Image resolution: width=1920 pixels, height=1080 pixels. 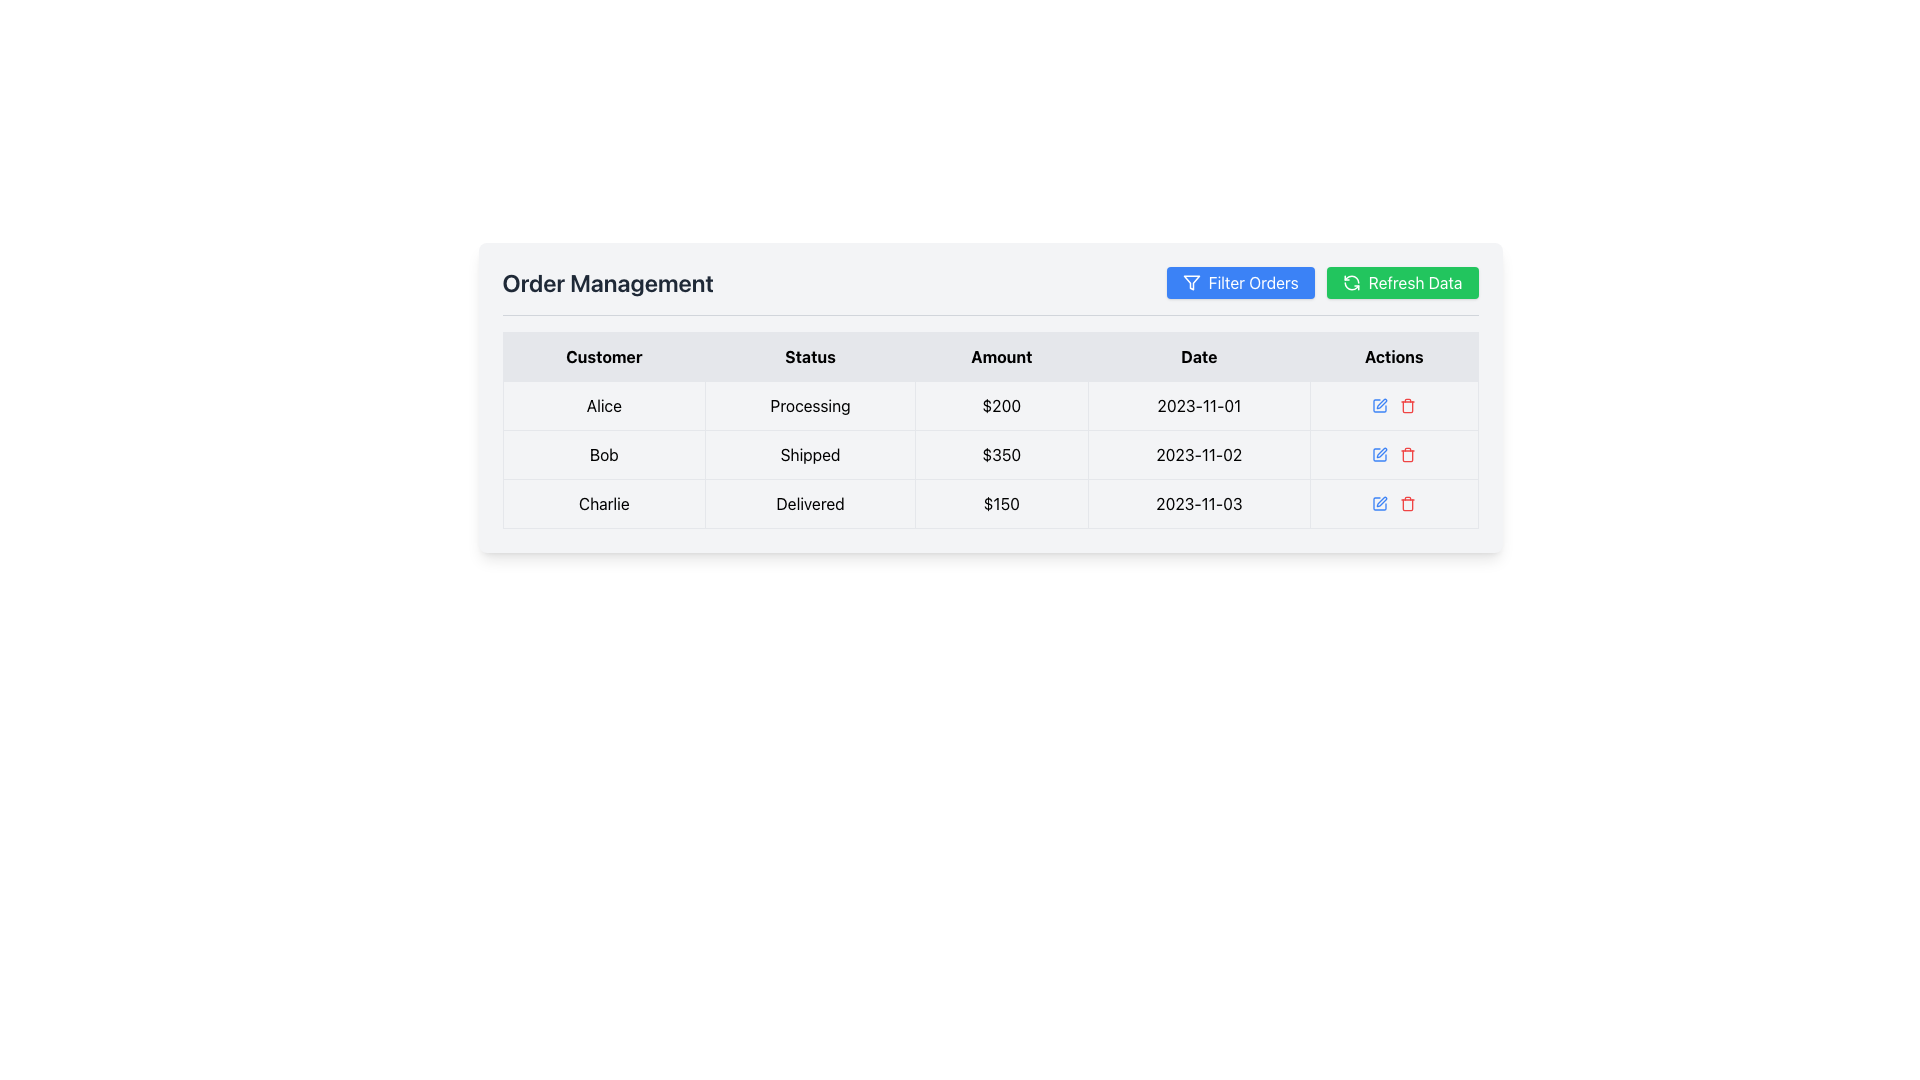 What do you see at coordinates (1407, 405) in the screenshot?
I see `the delete button located in the 'Actions' column of the second row of the table` at bounding box center [1407, 405].